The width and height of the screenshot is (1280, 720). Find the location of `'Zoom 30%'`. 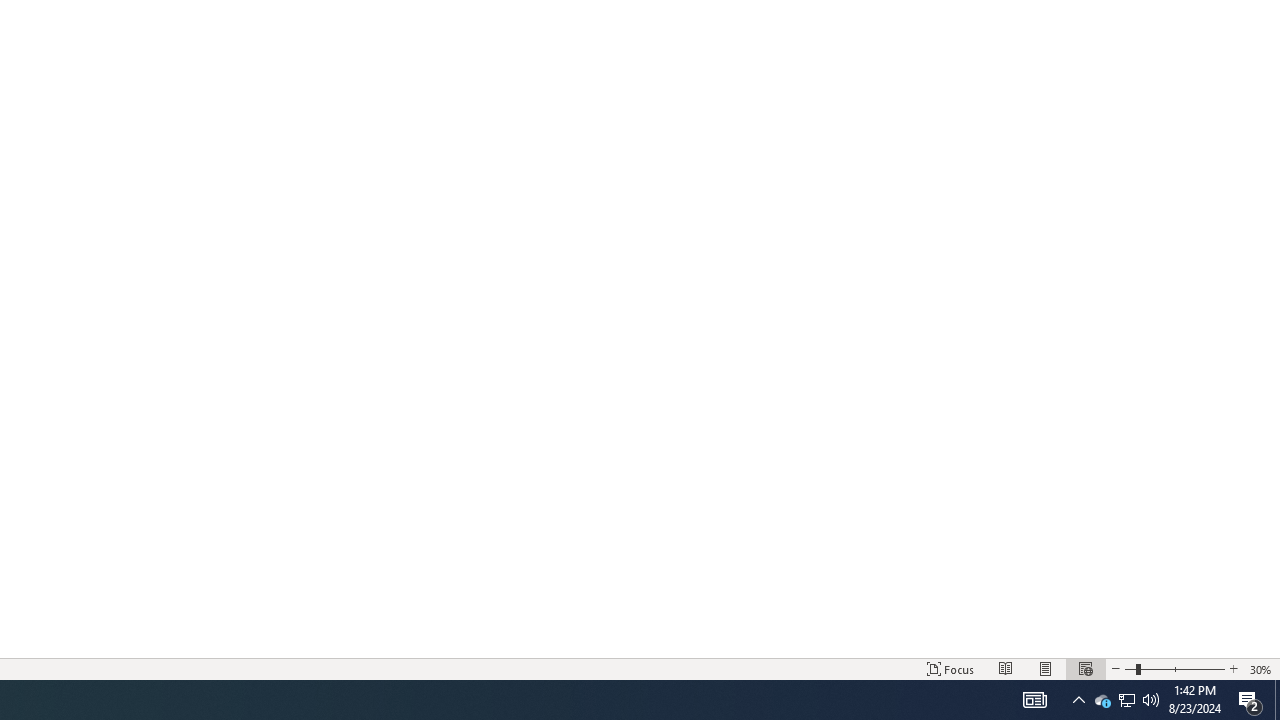

'Zoom 30%' is located at coordinates (1260, 669).